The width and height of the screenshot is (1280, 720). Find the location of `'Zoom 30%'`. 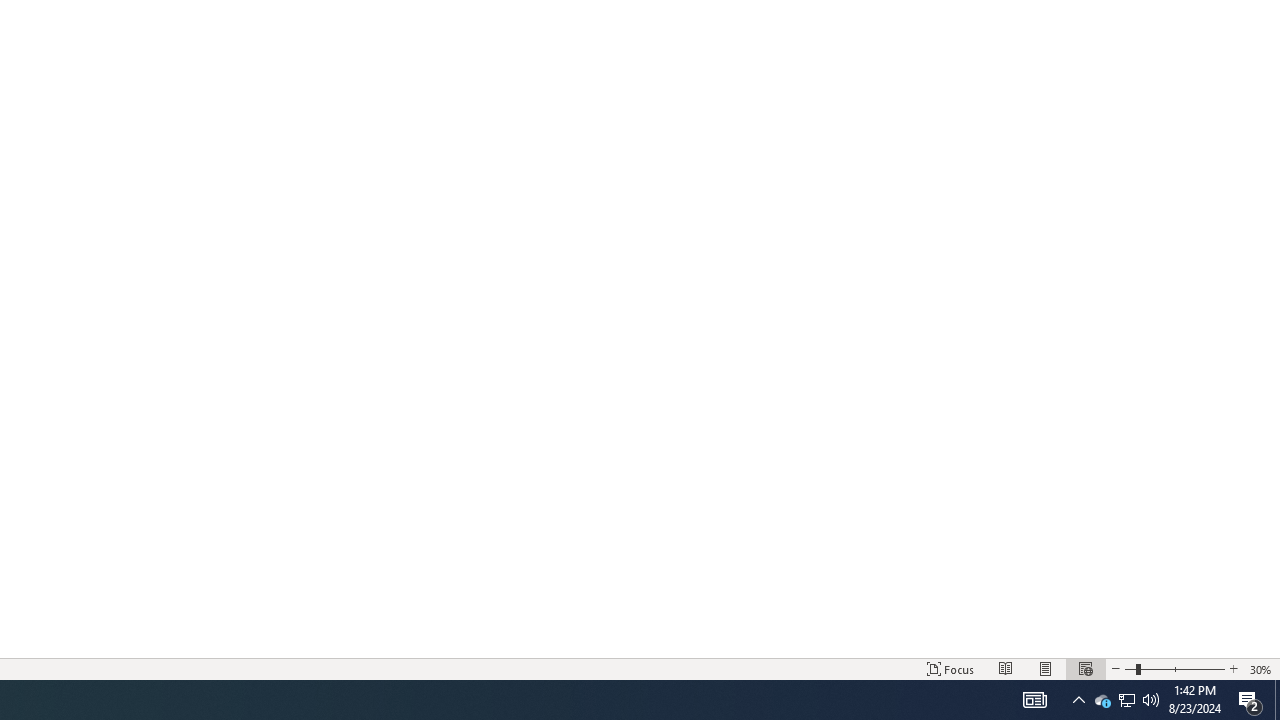

'Zoom 30%' is located at coordinates (1260, 669).